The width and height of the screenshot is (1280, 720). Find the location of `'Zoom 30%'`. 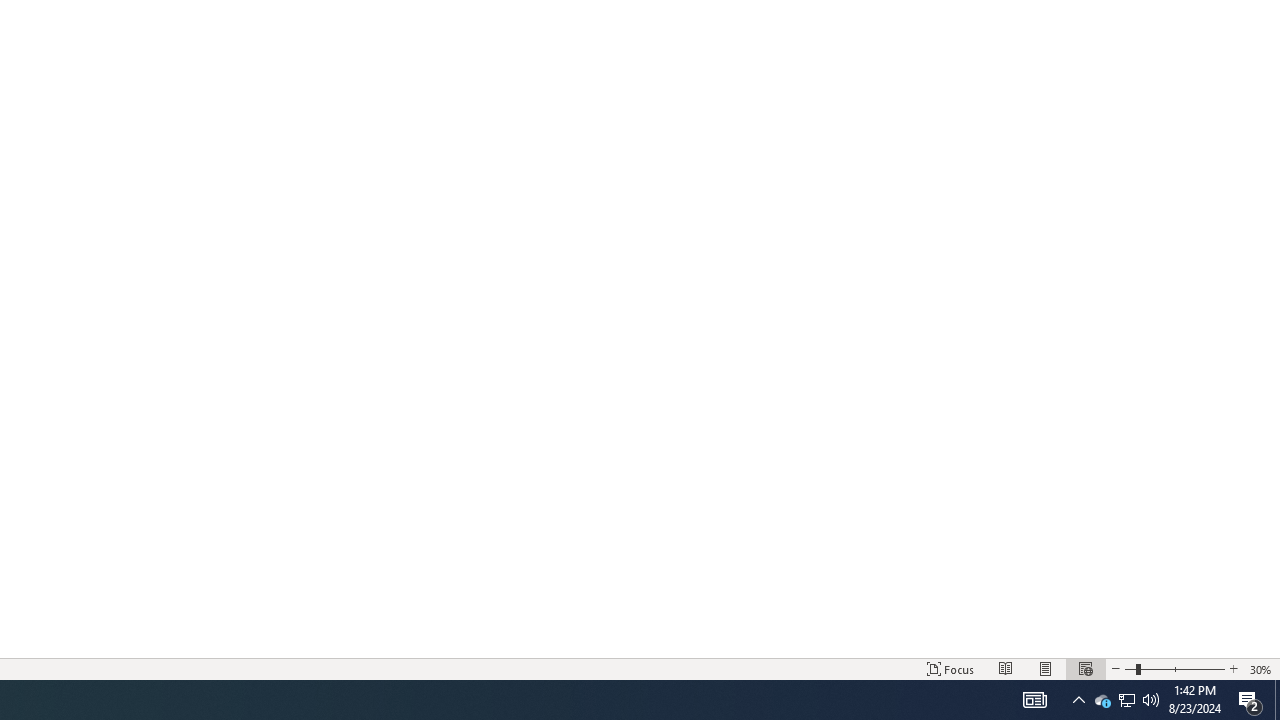

'Zoom 30%' is located at coordinates (1260, 669).